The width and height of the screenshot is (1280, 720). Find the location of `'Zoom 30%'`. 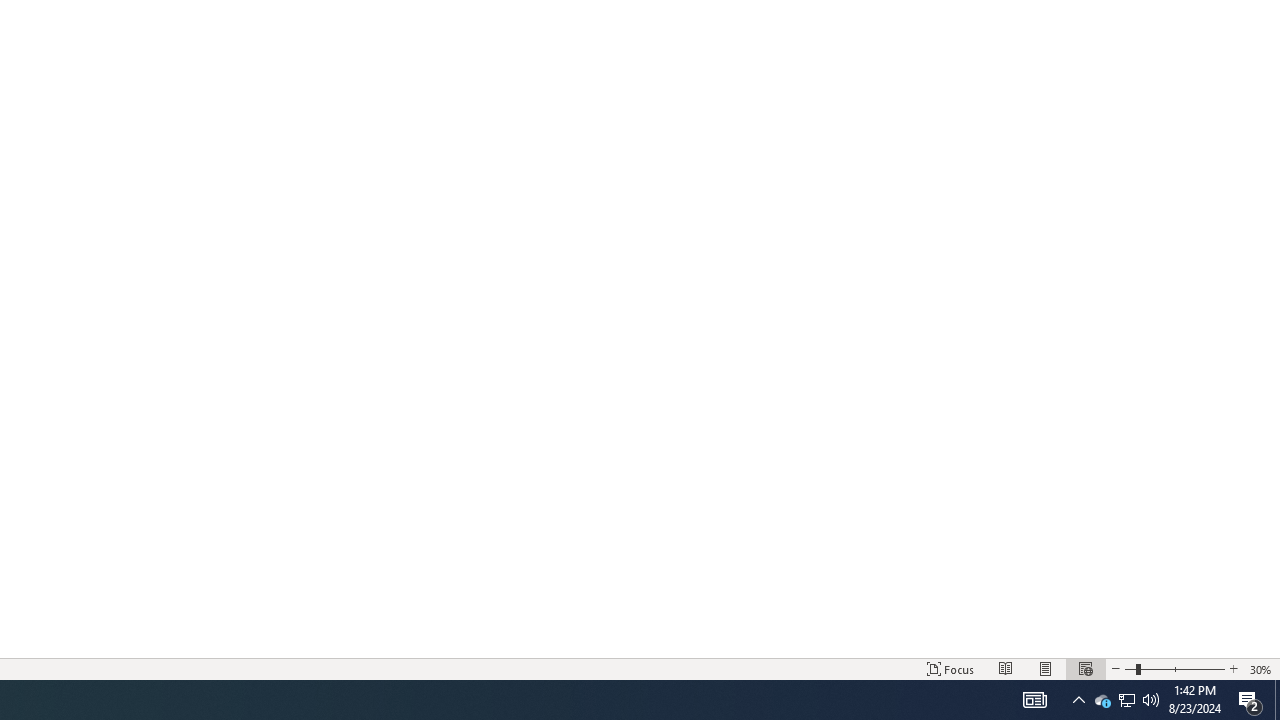

'Zoom 30%' is located at coordinates (1260, 669).